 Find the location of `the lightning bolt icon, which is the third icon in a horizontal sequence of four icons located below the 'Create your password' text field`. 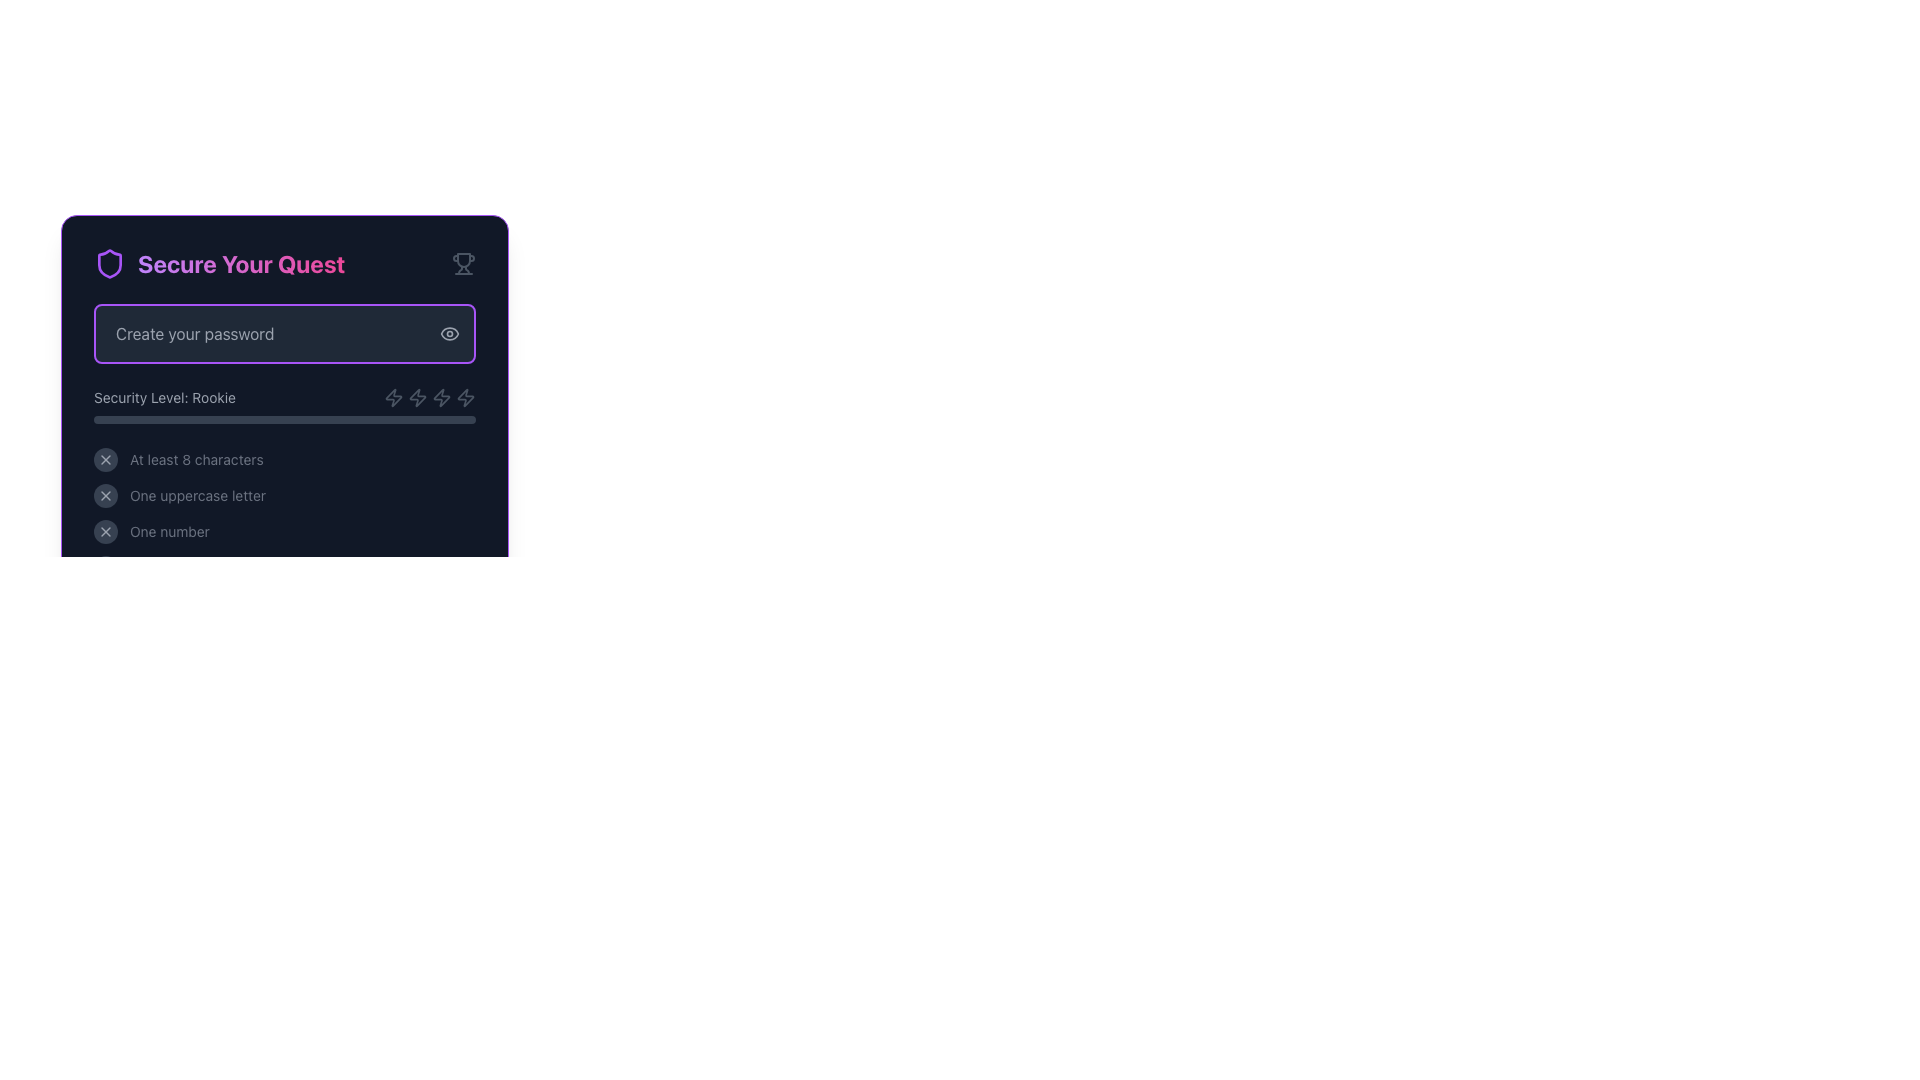

the lightning bolt icon, which is the third icon in a horizontal sequence of four icons located below the 'Create your password' text field is located at coordinates (440, 397).